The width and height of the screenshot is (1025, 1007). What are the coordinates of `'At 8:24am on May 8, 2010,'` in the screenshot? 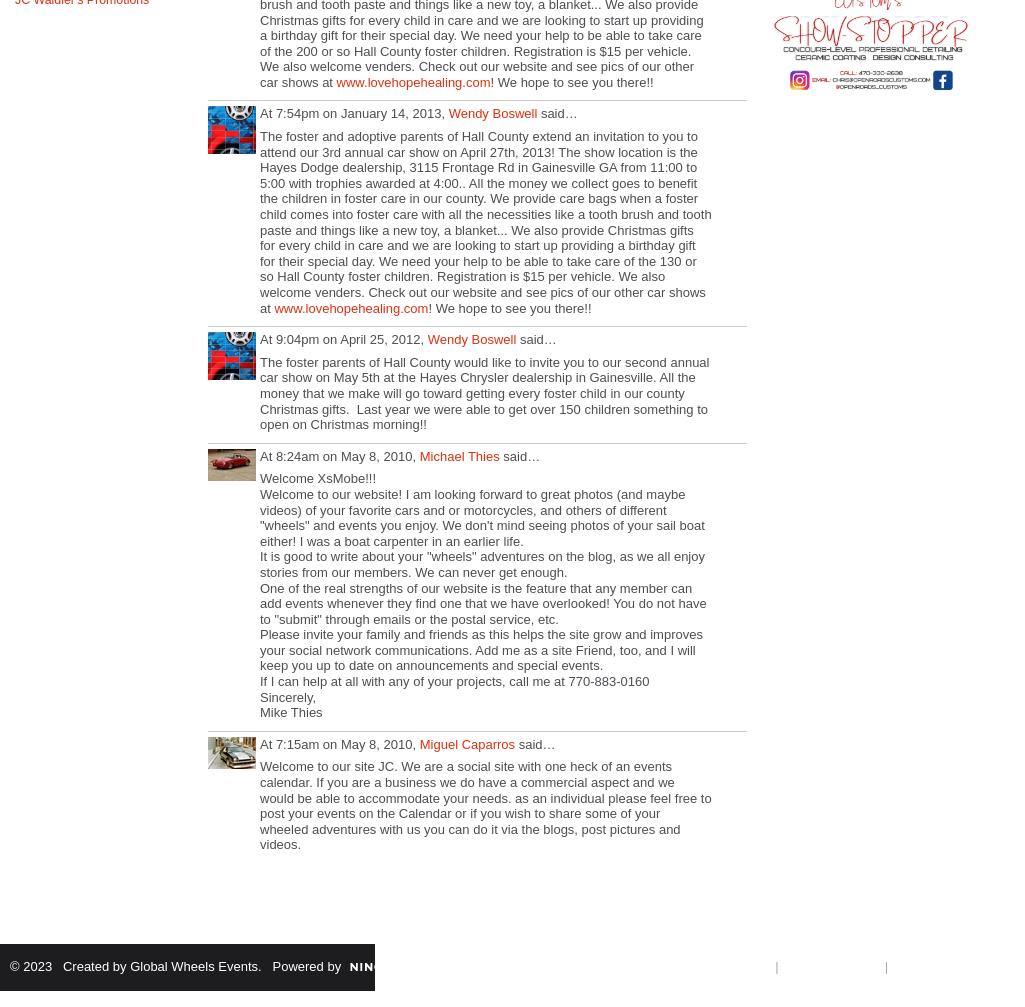 It's located at (338, 455).